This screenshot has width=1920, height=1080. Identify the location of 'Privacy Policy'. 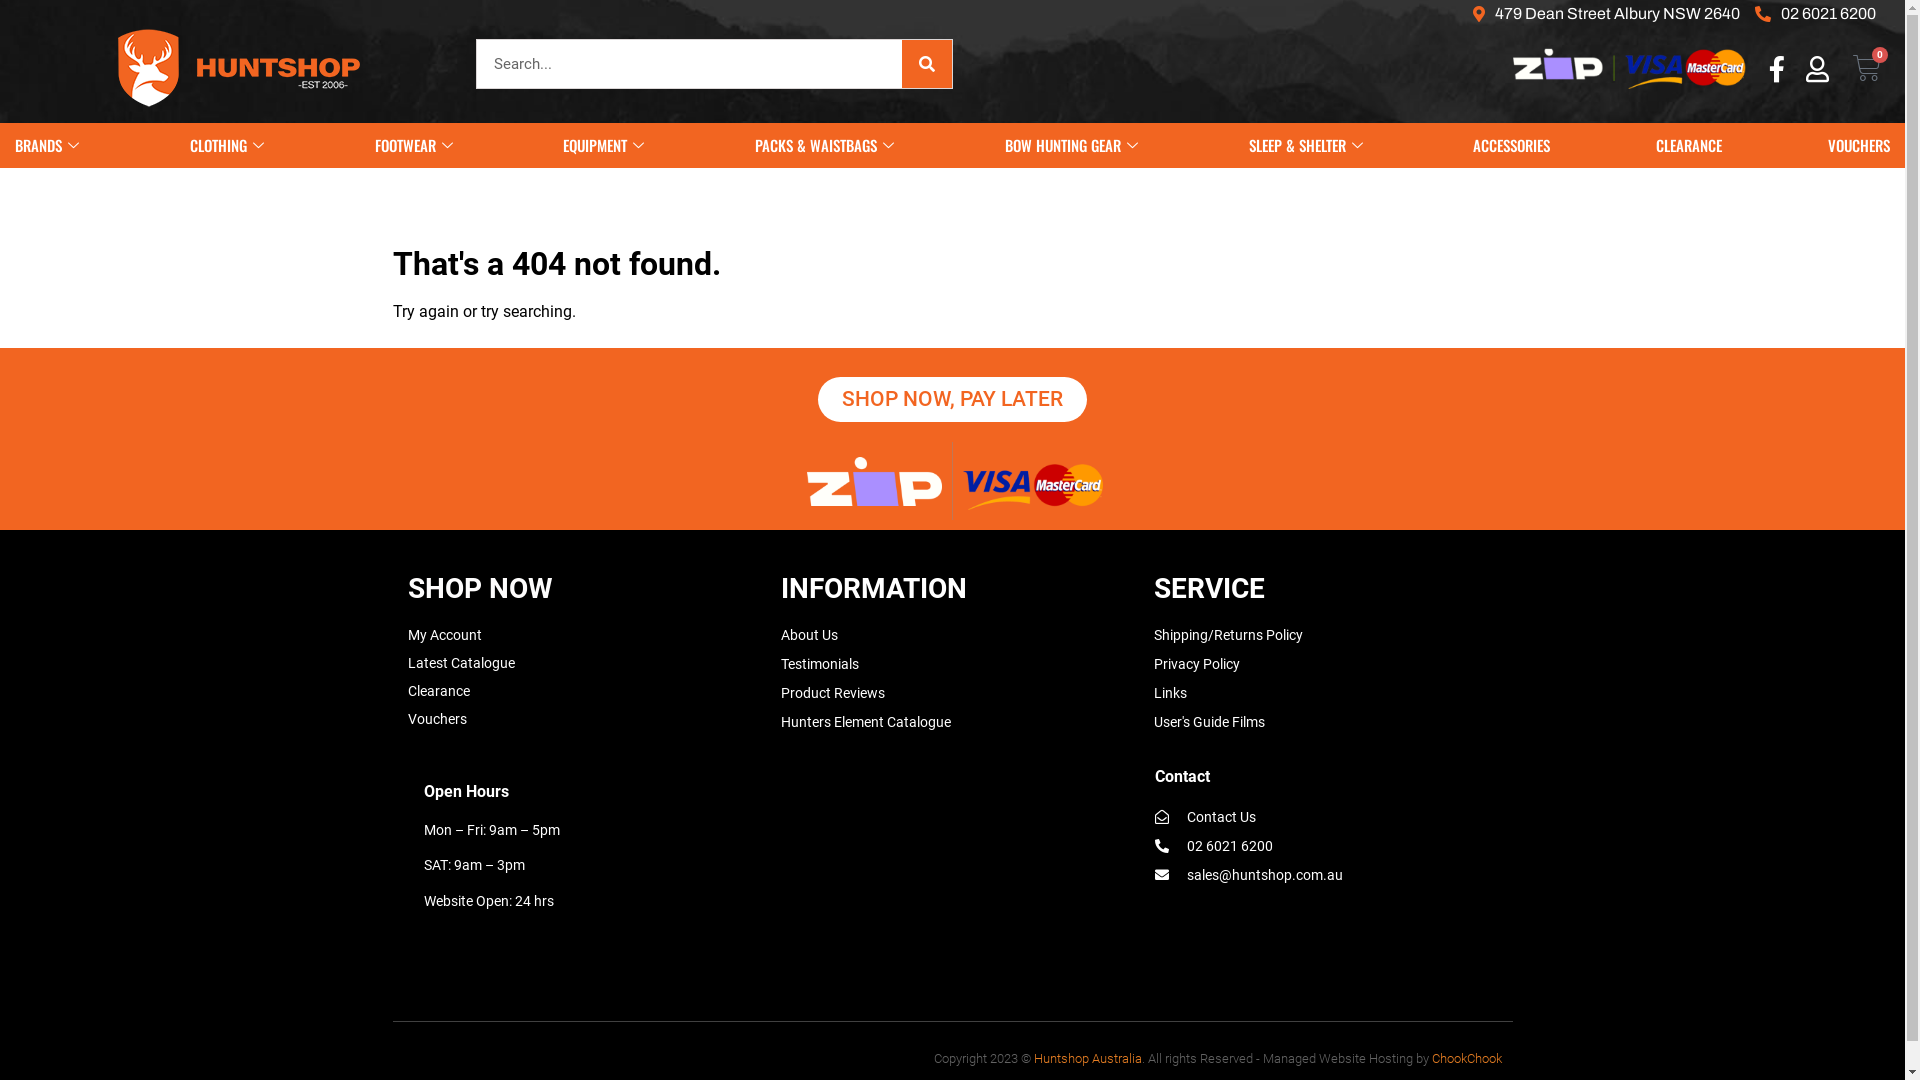
(1196, 663).